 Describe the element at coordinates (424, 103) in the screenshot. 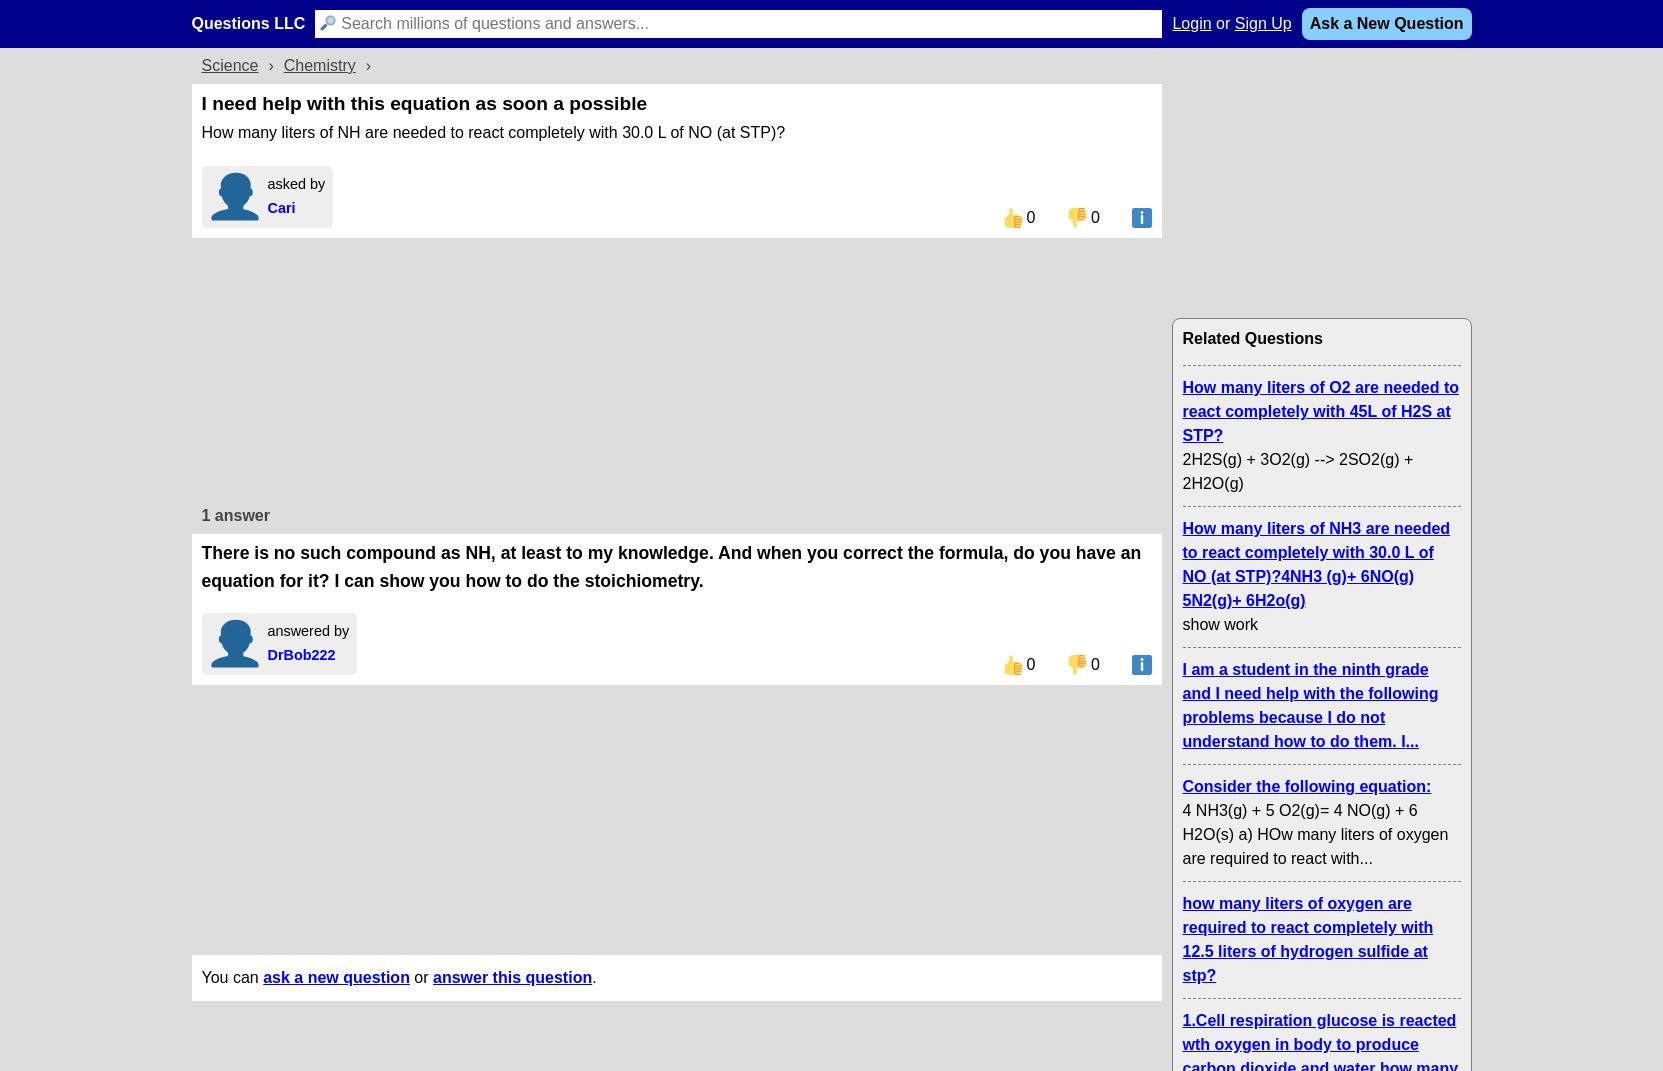

I see `'I need help with this equation as soon a possible'` at that location.